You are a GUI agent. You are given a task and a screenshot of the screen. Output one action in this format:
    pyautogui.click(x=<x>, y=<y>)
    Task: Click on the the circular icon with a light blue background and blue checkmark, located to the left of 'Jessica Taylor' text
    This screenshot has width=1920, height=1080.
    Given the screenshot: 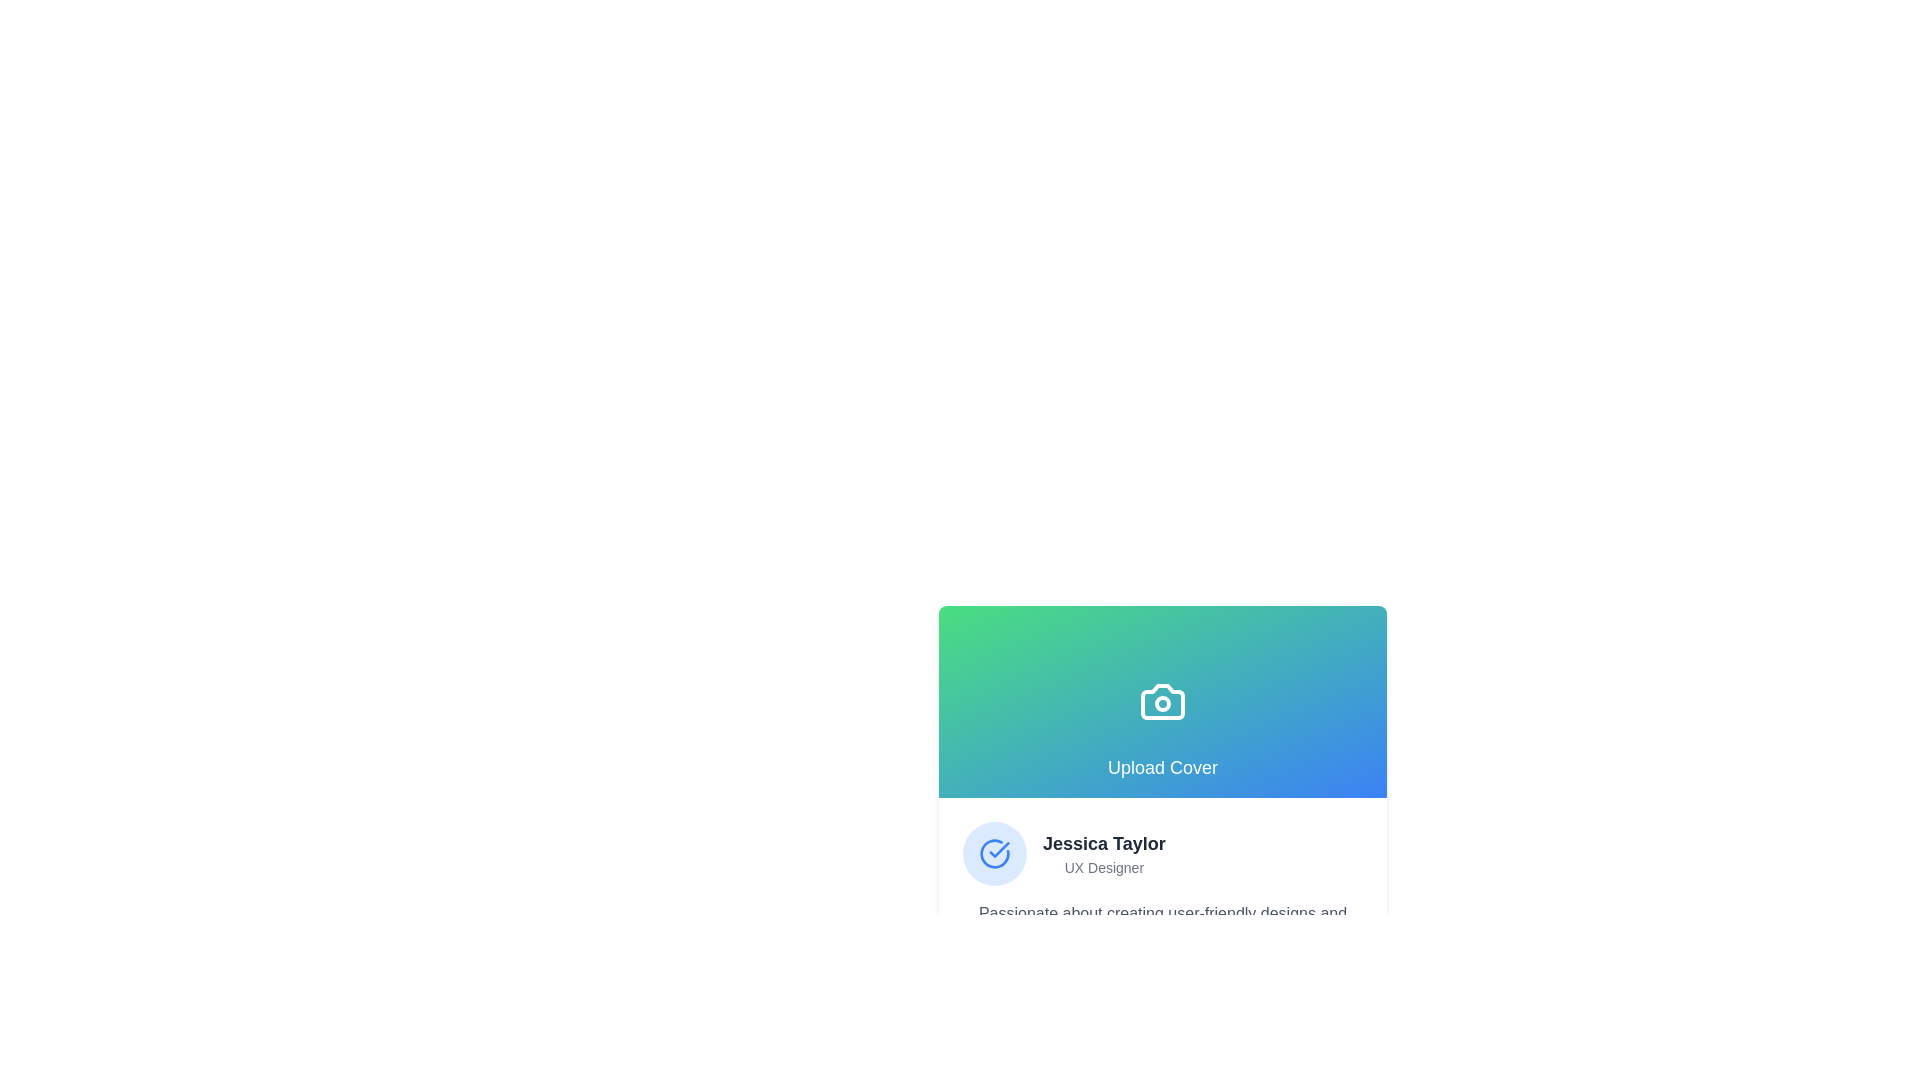 What is the action you would take?
    pyautogui.click(x=994, y=853)
    